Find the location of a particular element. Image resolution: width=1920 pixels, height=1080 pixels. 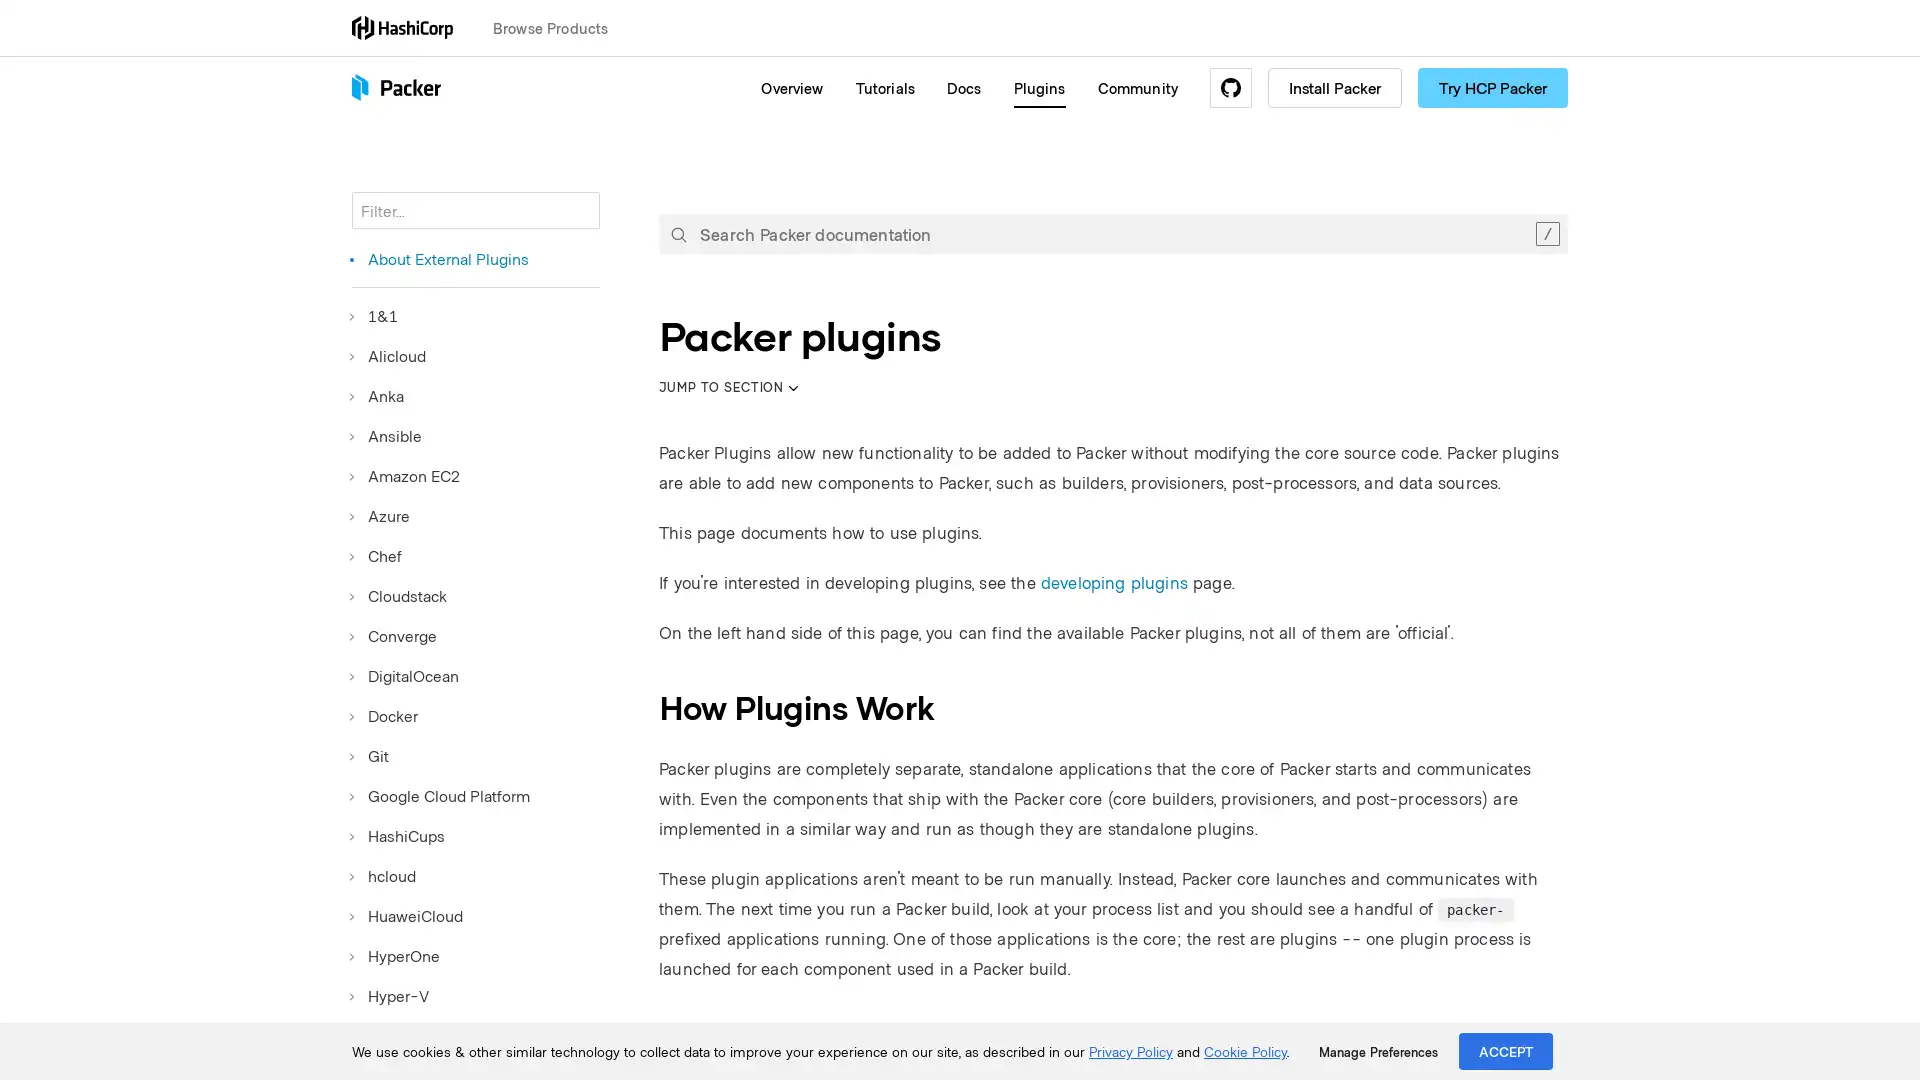

Hyper-V is located at coordinates (390, 995).